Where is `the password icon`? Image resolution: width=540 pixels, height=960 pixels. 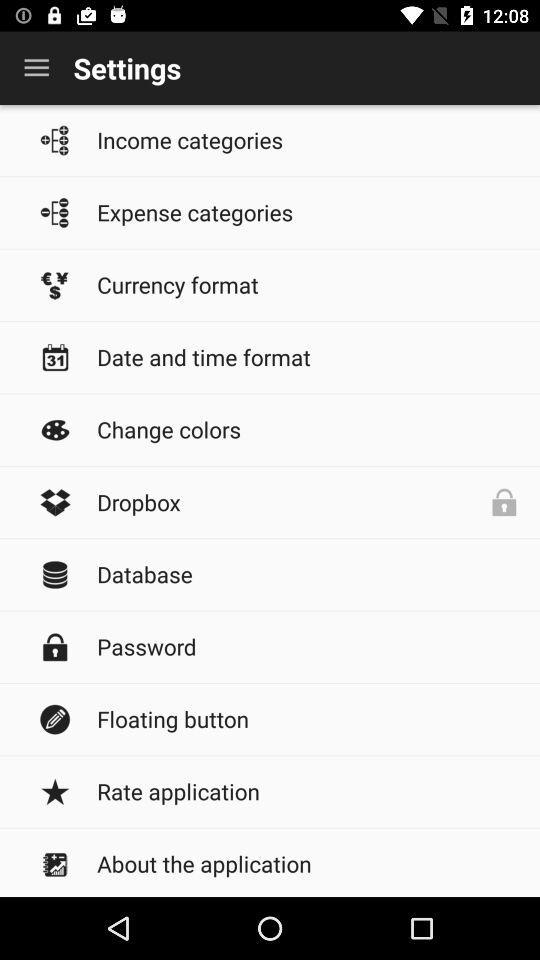 the password icon is located at coordinates (308, 645).